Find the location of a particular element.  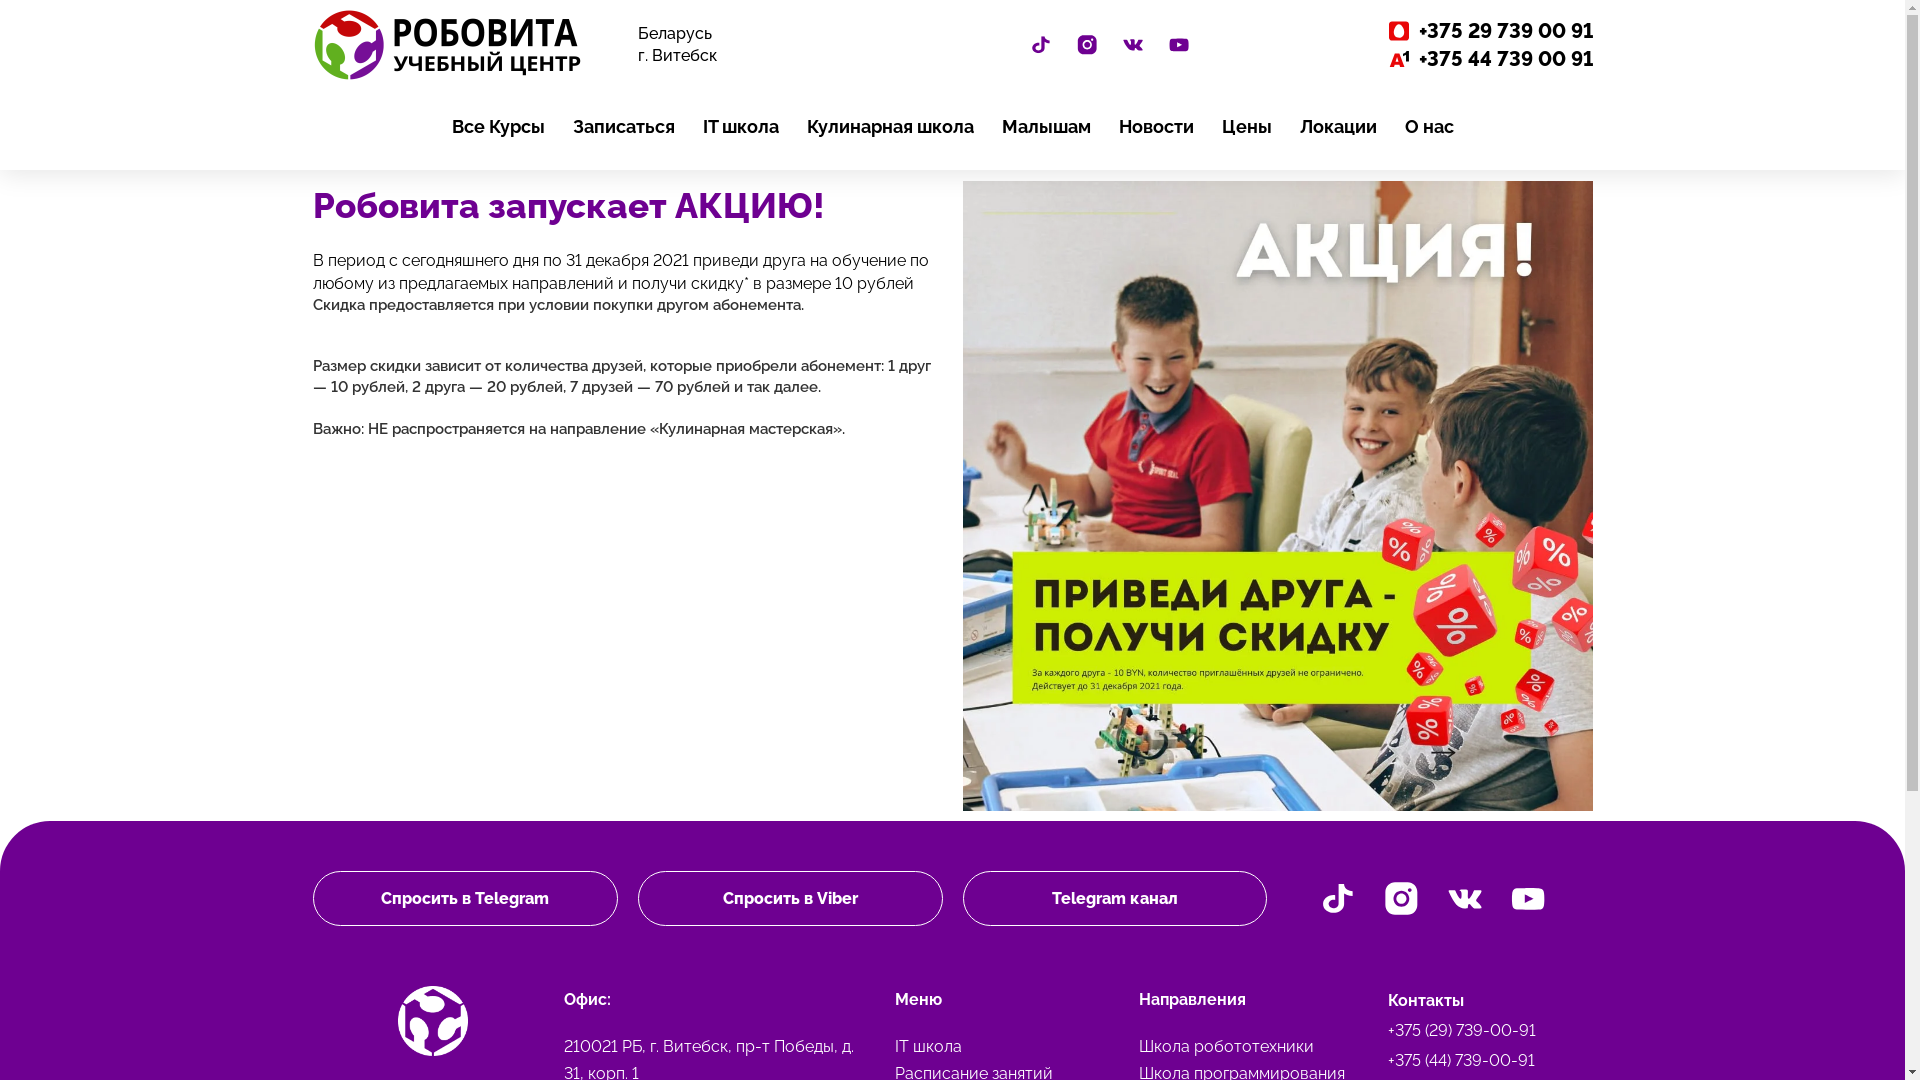

'+375 (29) 739-00-91' is located at coordinates (1484, 1030).